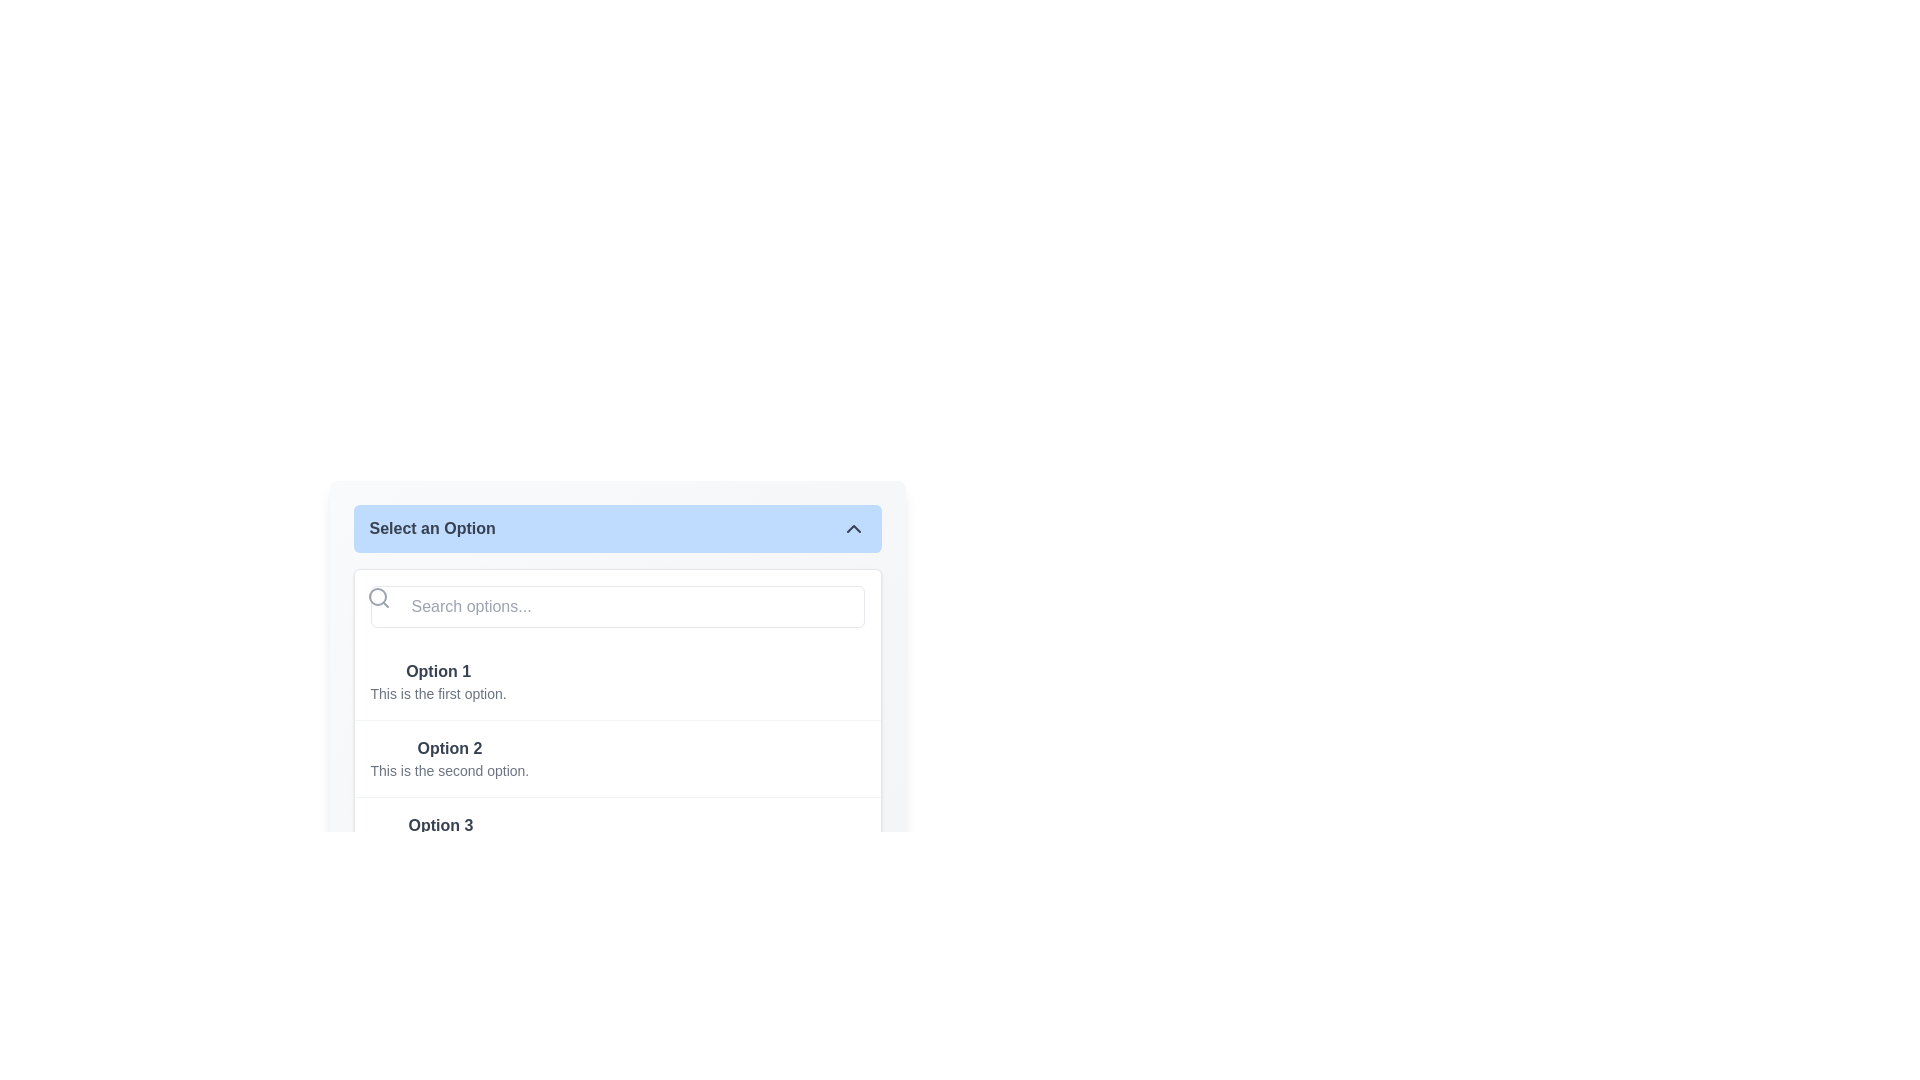  Describe the element at coordinates (440, 825) in the screenshot. I see `the highlighted 'Option 3' text label representing a selectable option in the list` at that location.